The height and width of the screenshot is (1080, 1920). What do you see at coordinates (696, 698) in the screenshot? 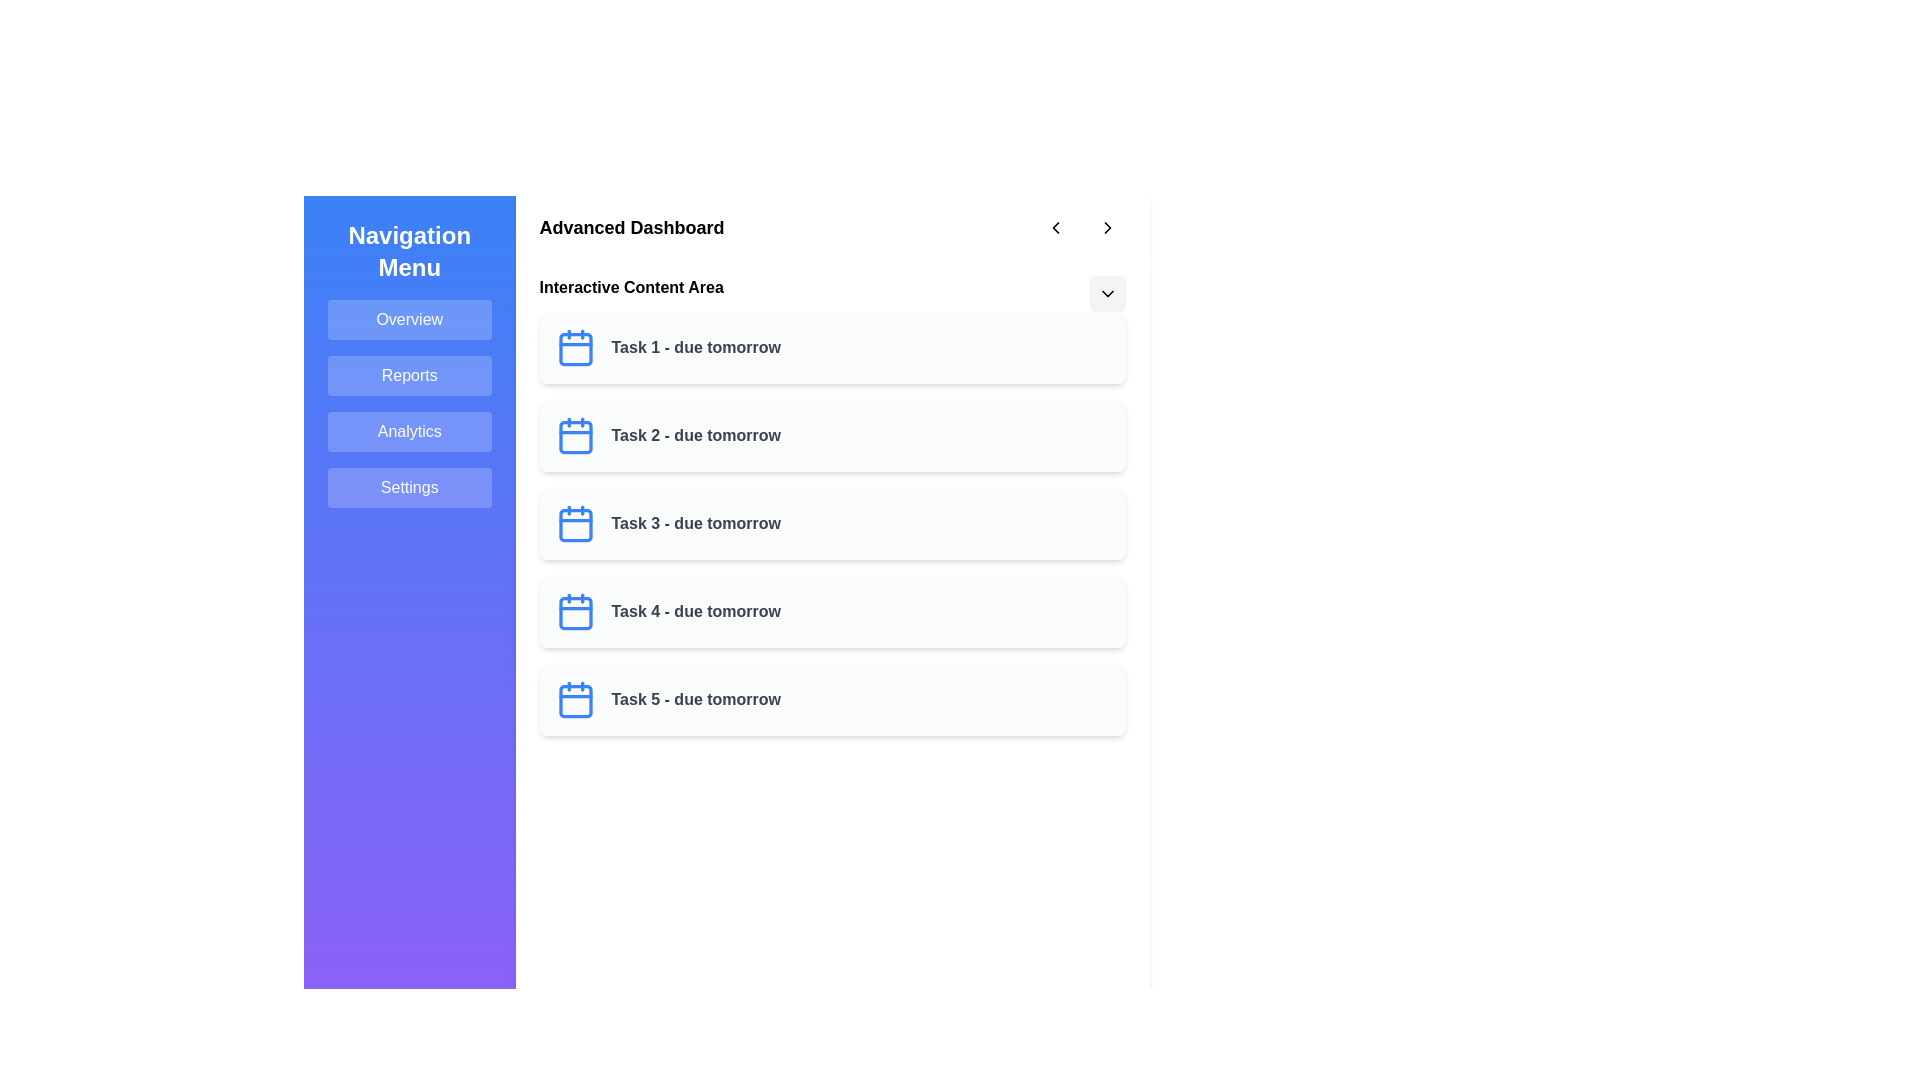
I see `text label that says 'Task 5 - due tomorrow', which is the bottom-most item in a vertical stack of tasks, aligned with a blue calendar icon to its left` at bounding box center [696, 698].